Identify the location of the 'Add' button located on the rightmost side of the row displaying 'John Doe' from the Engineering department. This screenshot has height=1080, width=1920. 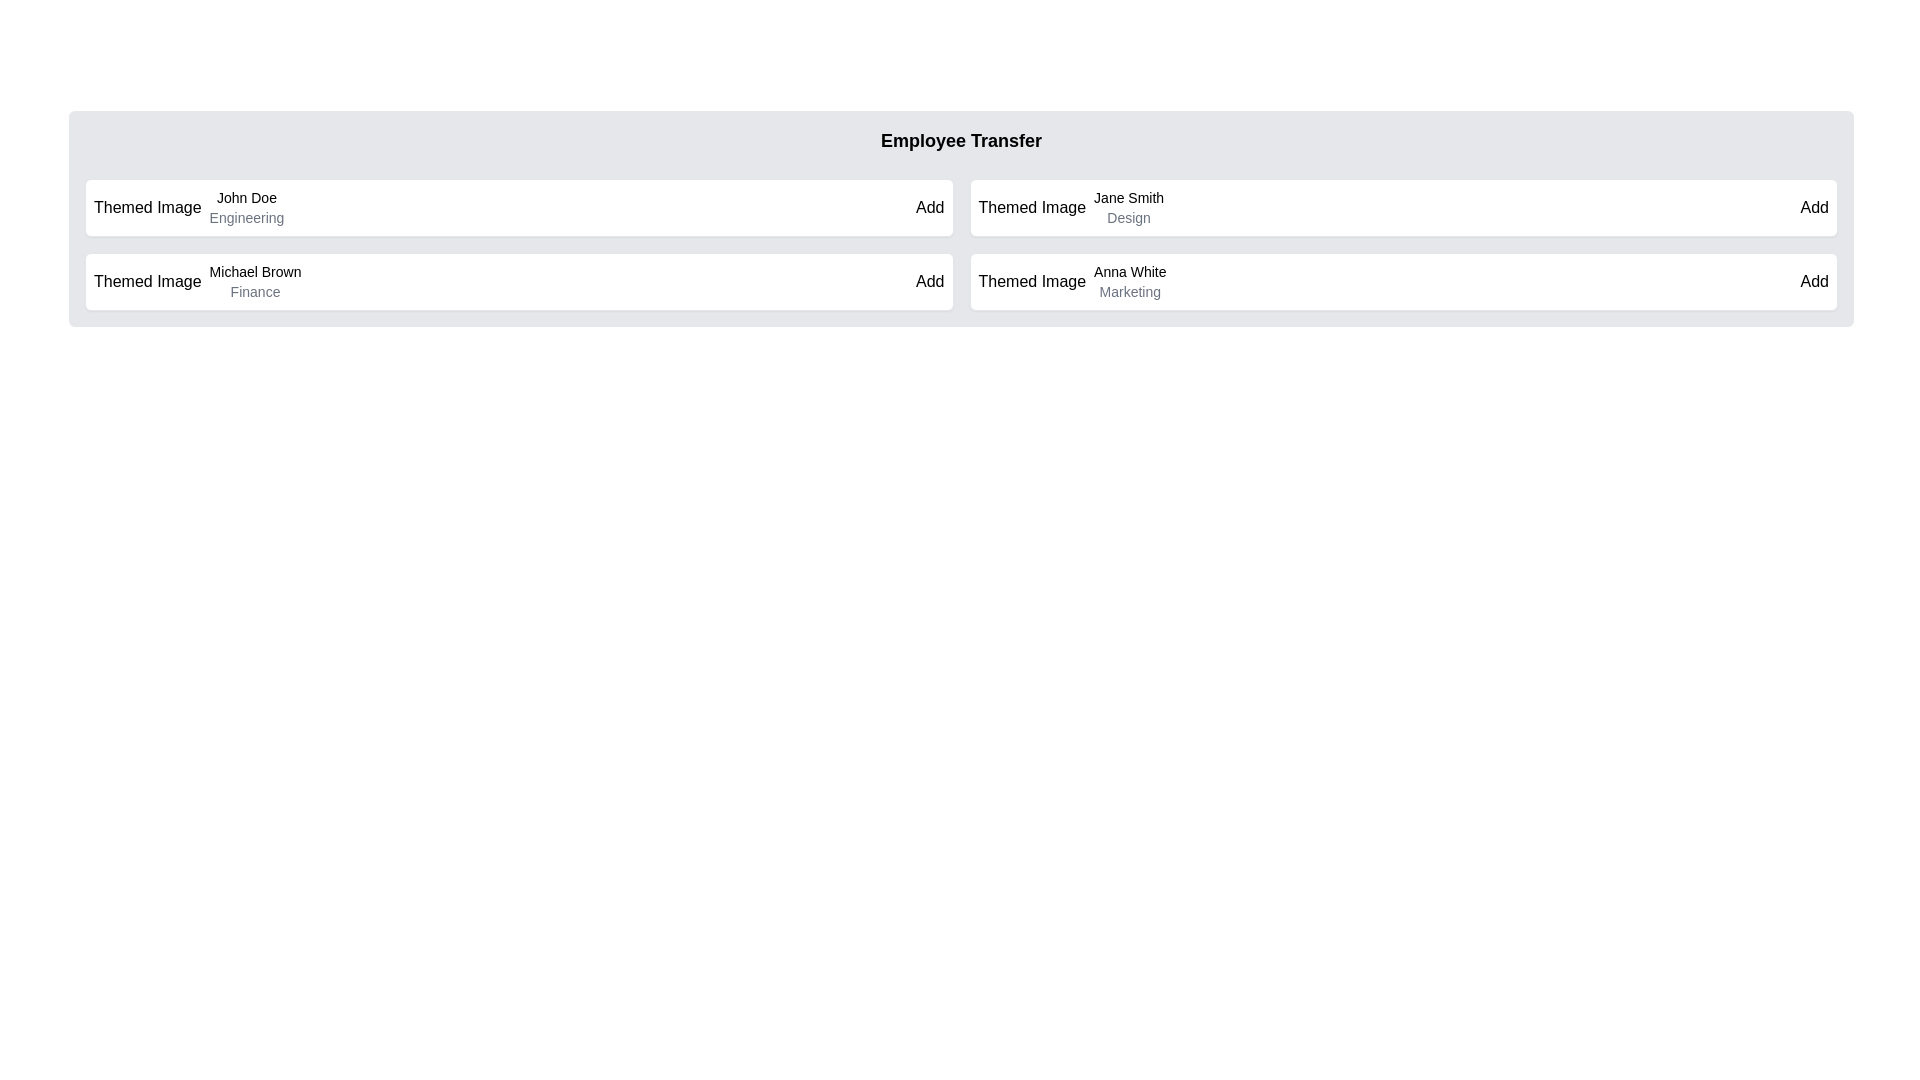
(929, 208).